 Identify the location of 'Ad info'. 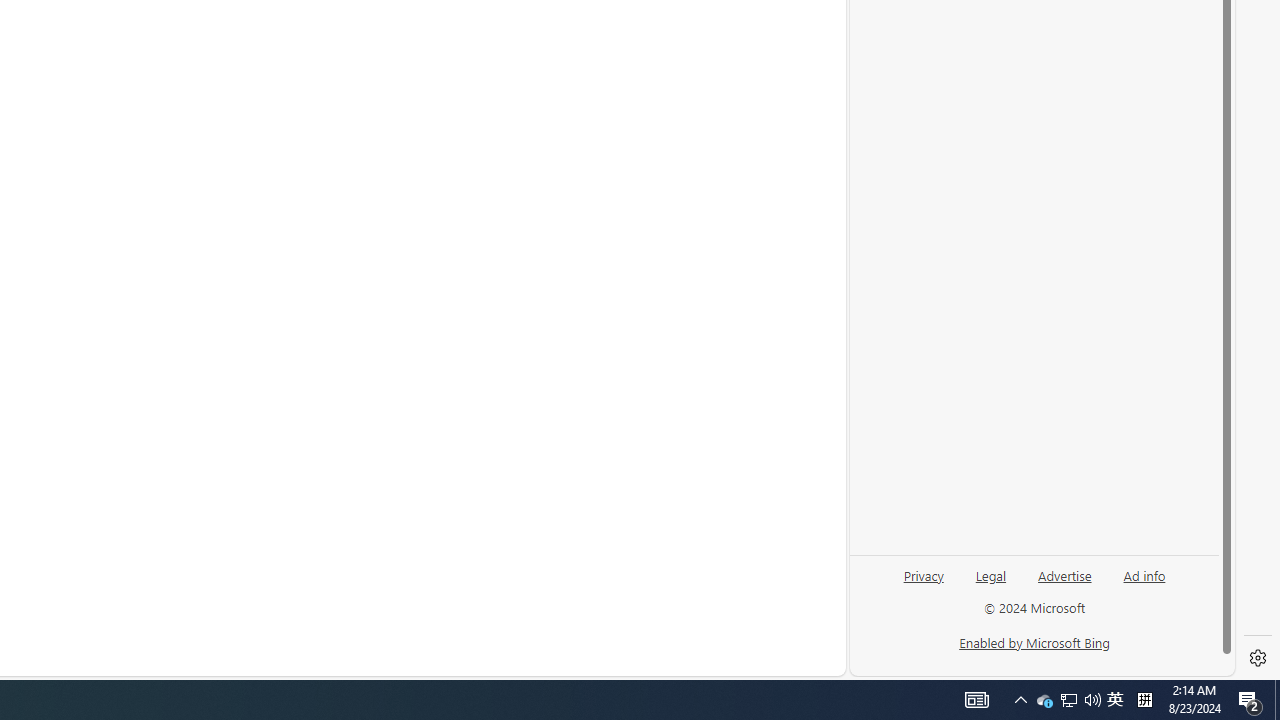
(1144, 583).